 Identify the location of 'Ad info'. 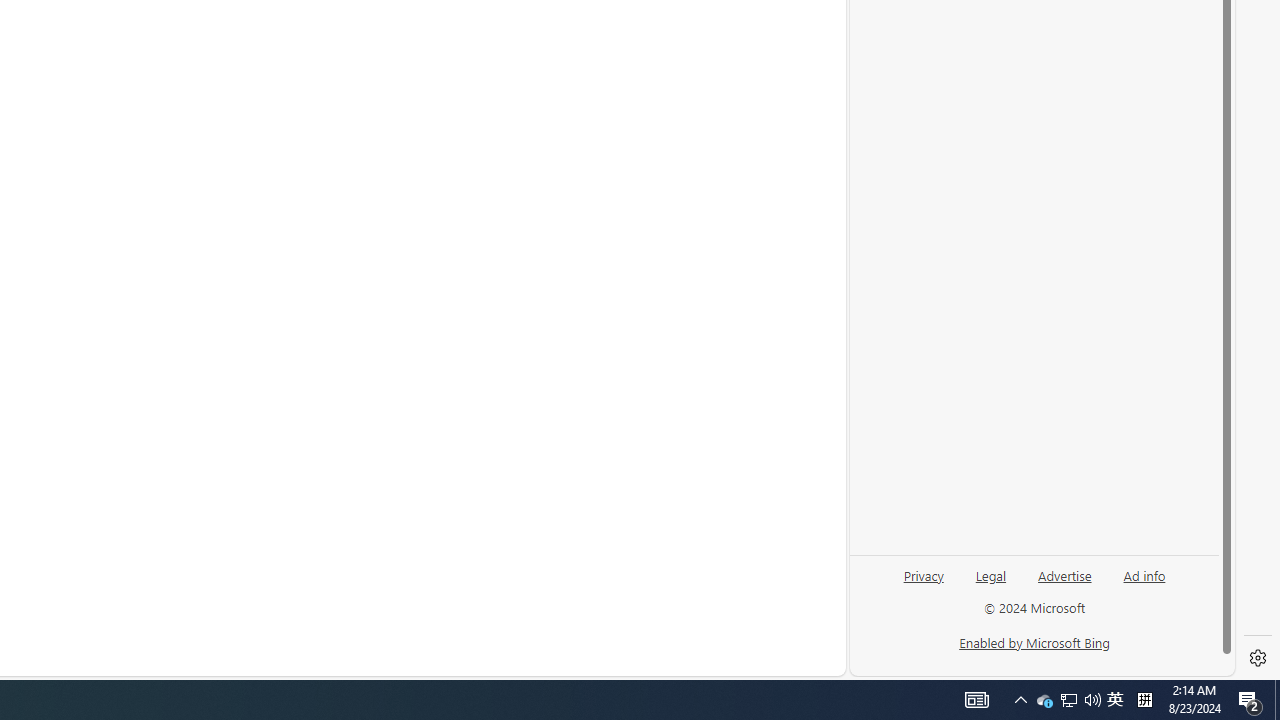
(1144, 583).